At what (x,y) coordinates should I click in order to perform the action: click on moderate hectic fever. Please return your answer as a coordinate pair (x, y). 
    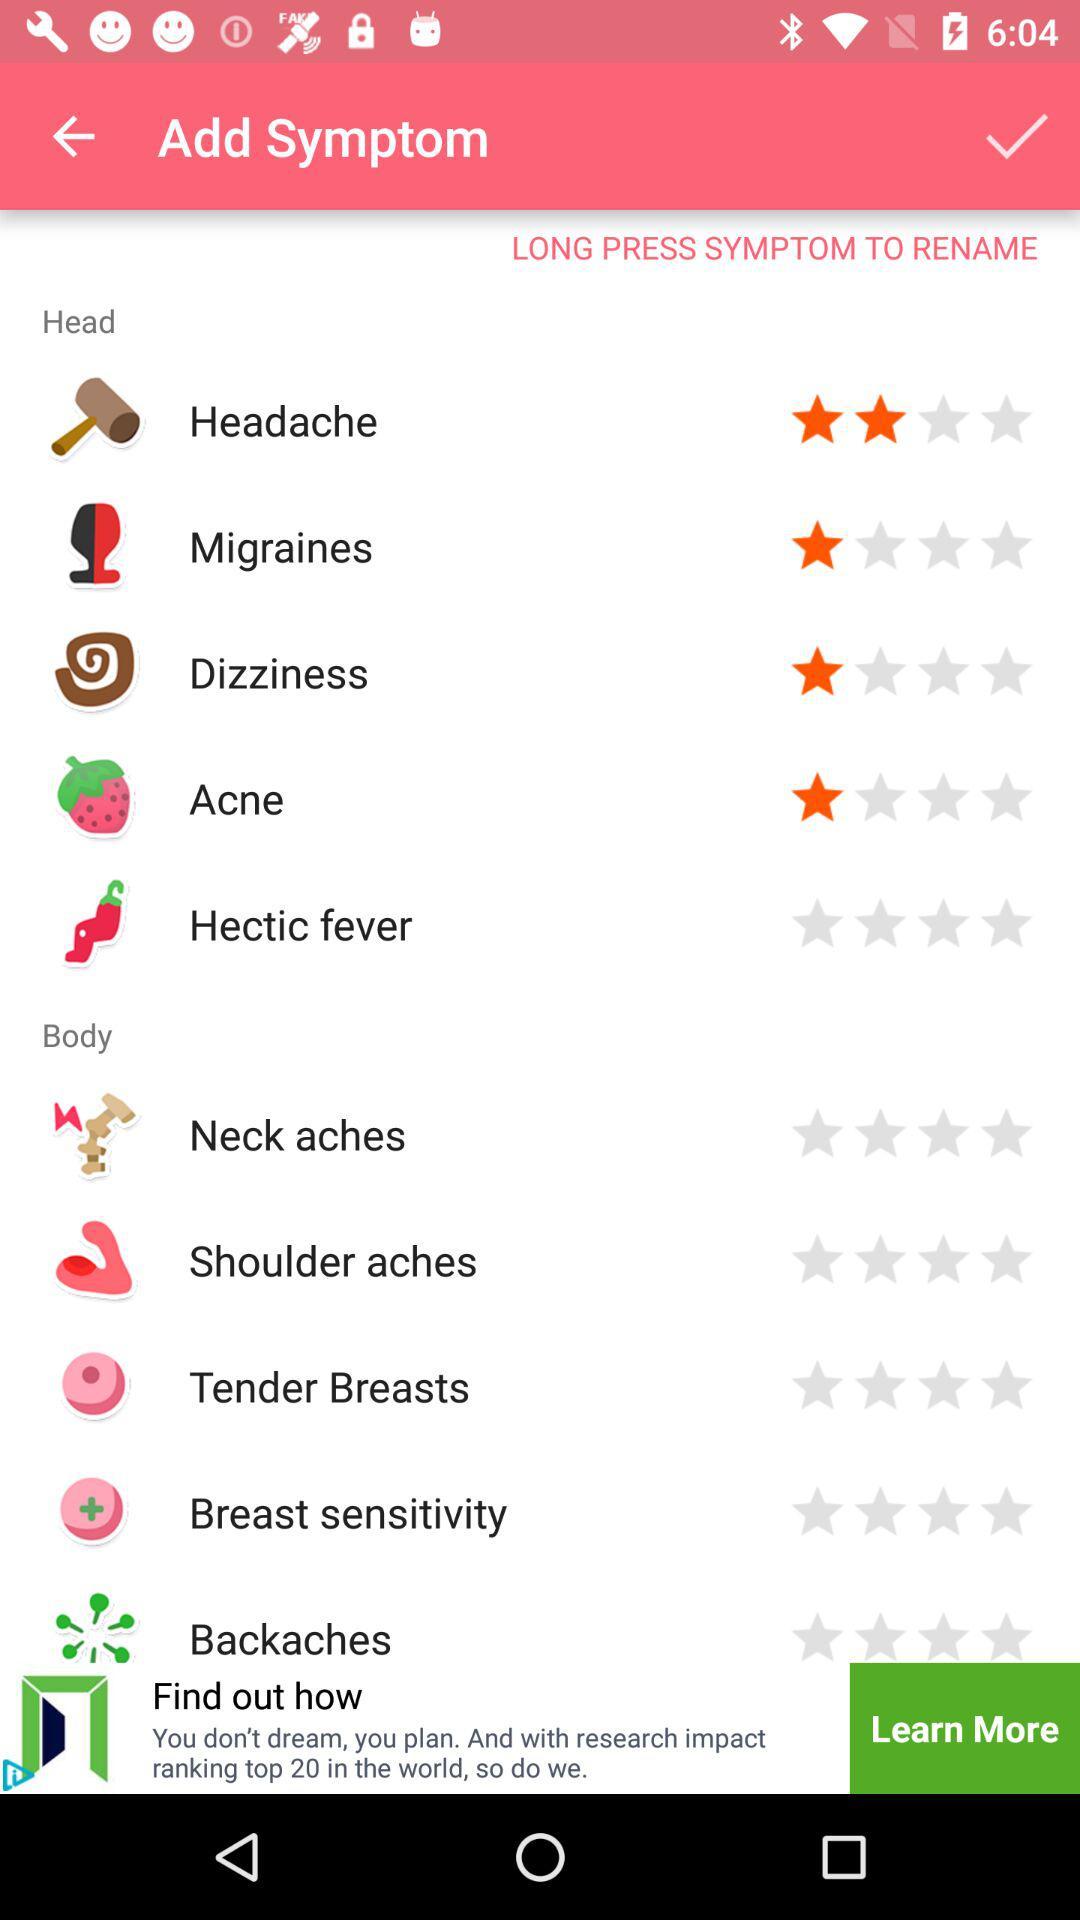
    Looking at the image, I should click on (943, 923).